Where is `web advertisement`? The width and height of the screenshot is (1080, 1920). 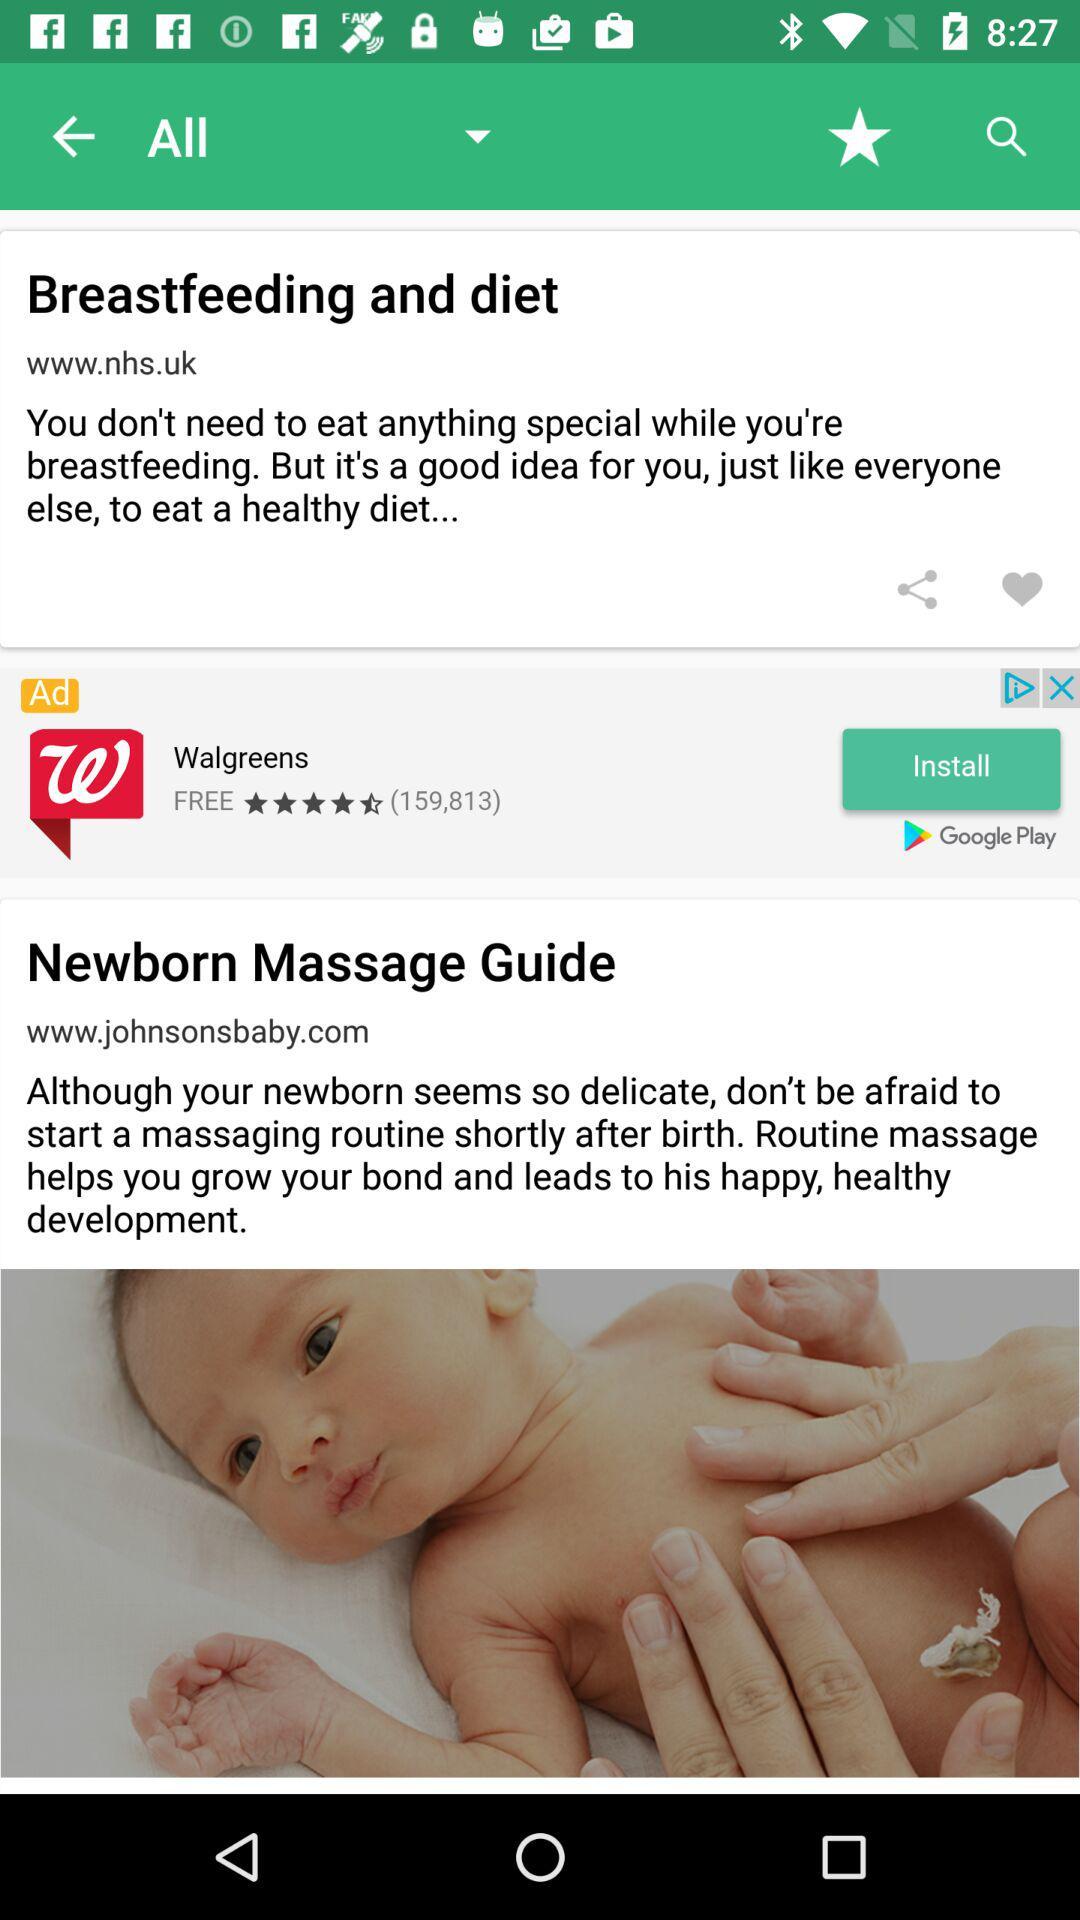
web advertisement is located at coordinates (540, 772).